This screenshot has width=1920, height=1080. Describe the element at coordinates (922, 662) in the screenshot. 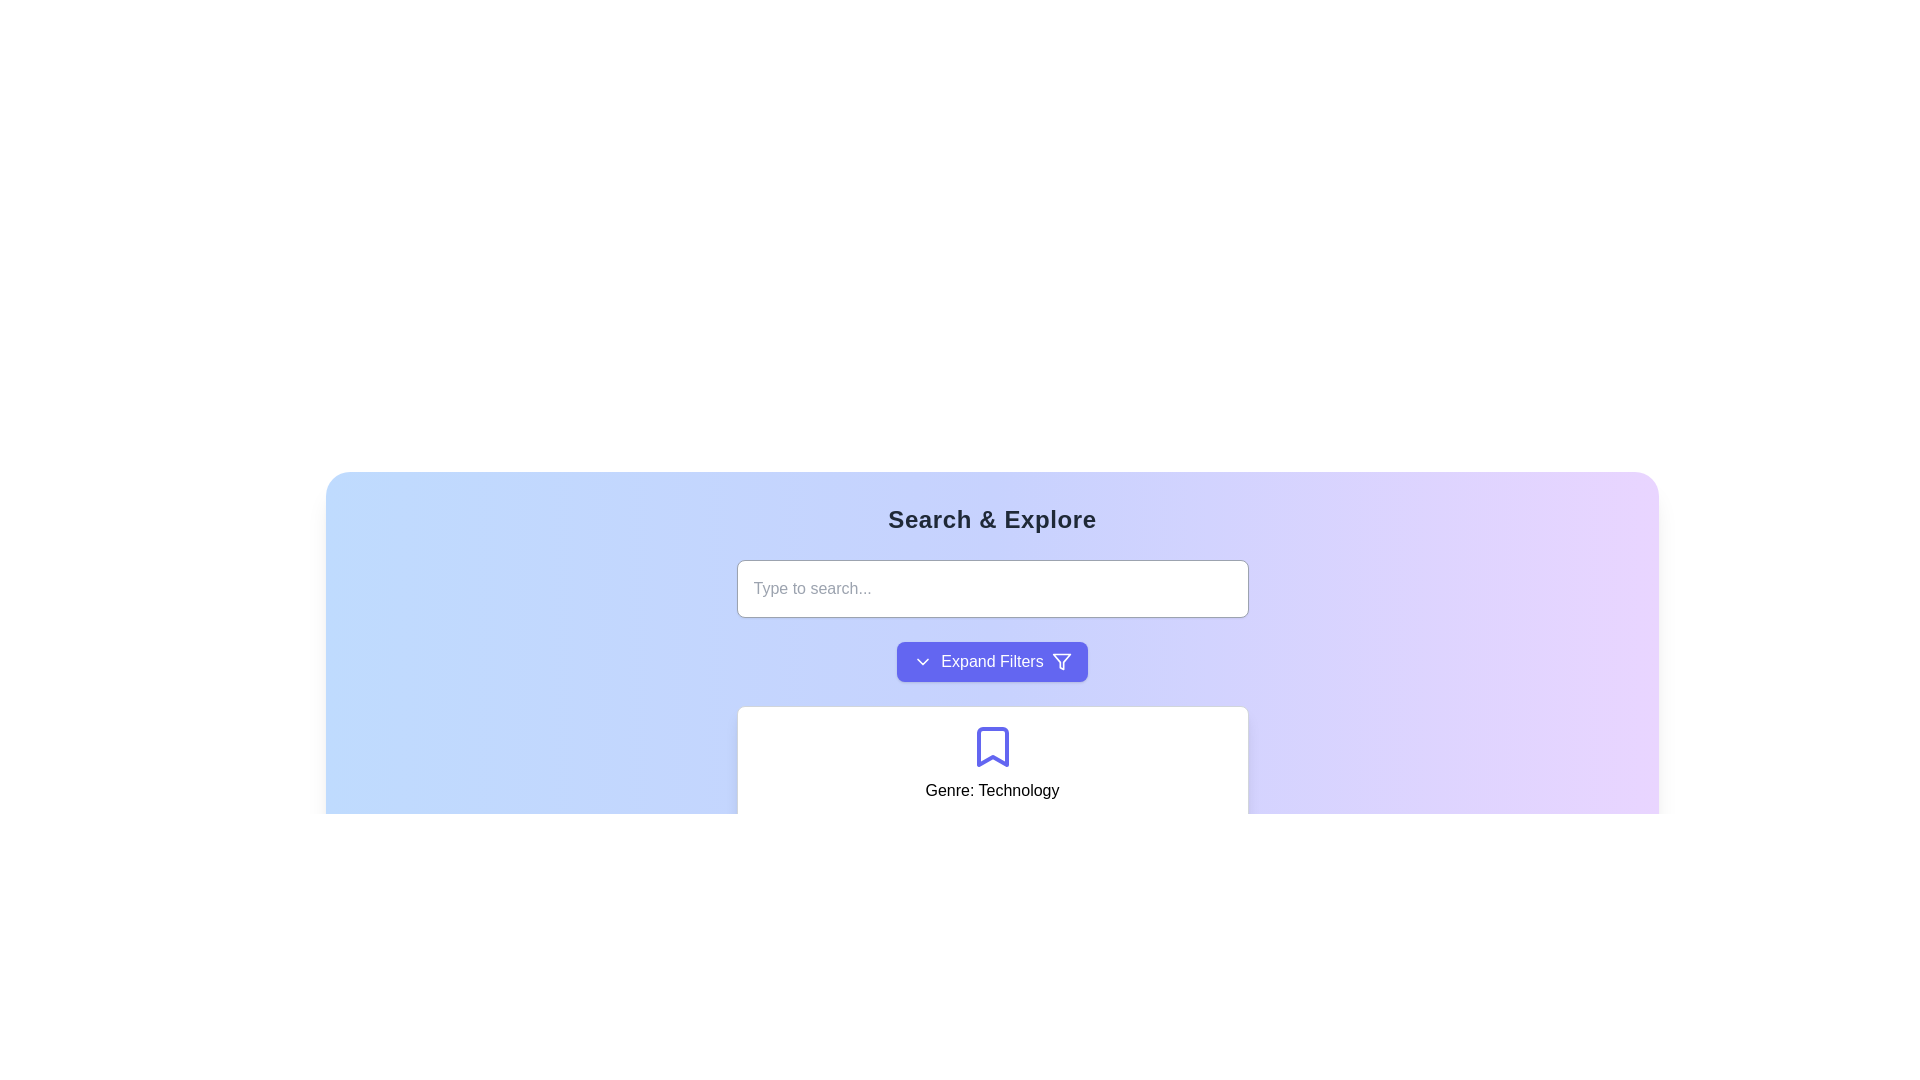

I see `the downward-facing chevron icon located within the 'Expand Filters' button in the header` at that location.